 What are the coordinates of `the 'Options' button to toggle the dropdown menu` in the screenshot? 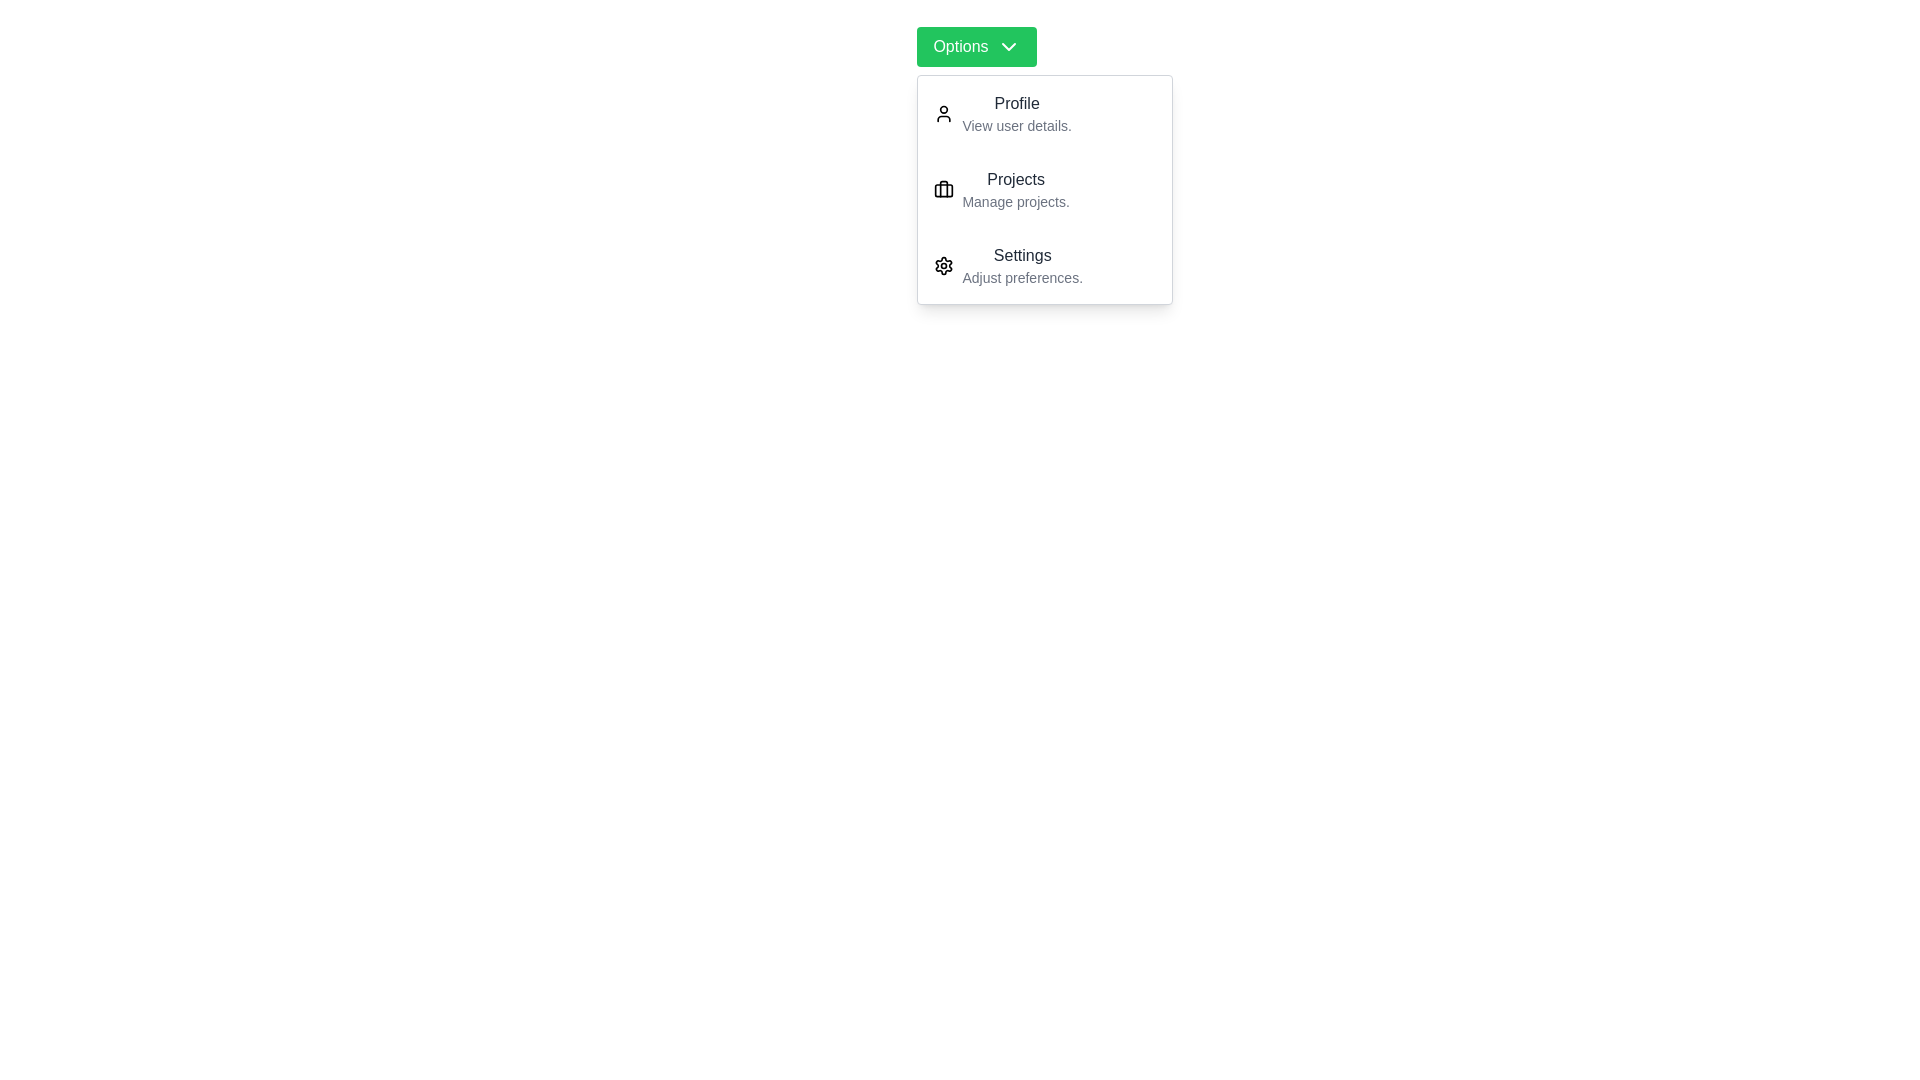 It's located at (976, 45).